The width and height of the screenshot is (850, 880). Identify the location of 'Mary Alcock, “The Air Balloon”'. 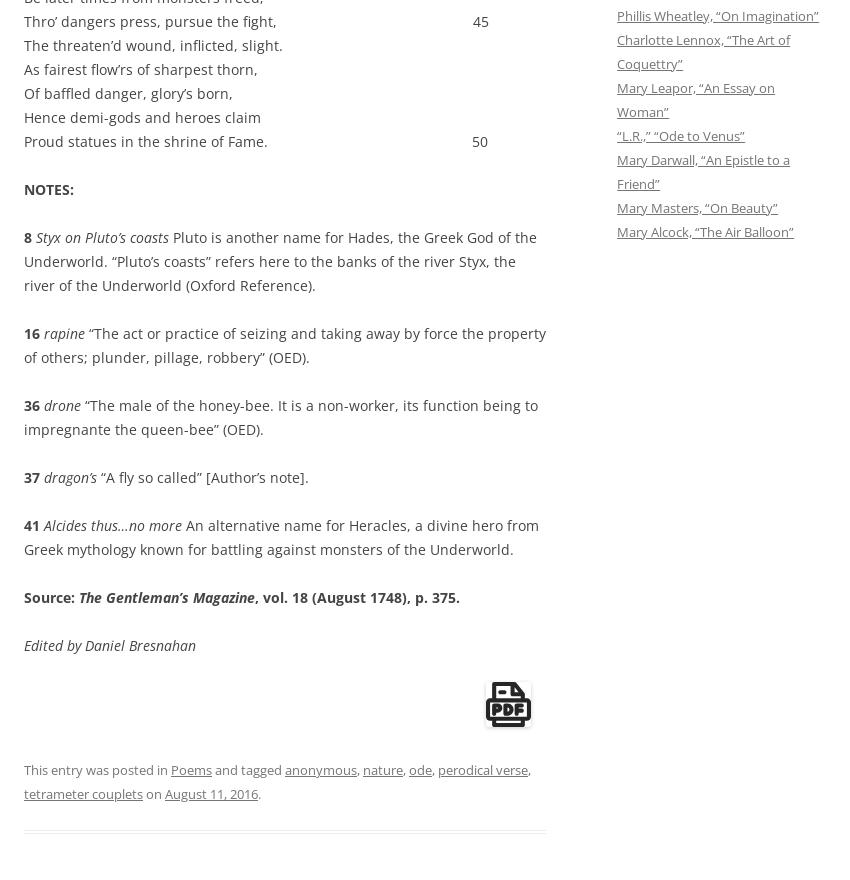
(704, 230).